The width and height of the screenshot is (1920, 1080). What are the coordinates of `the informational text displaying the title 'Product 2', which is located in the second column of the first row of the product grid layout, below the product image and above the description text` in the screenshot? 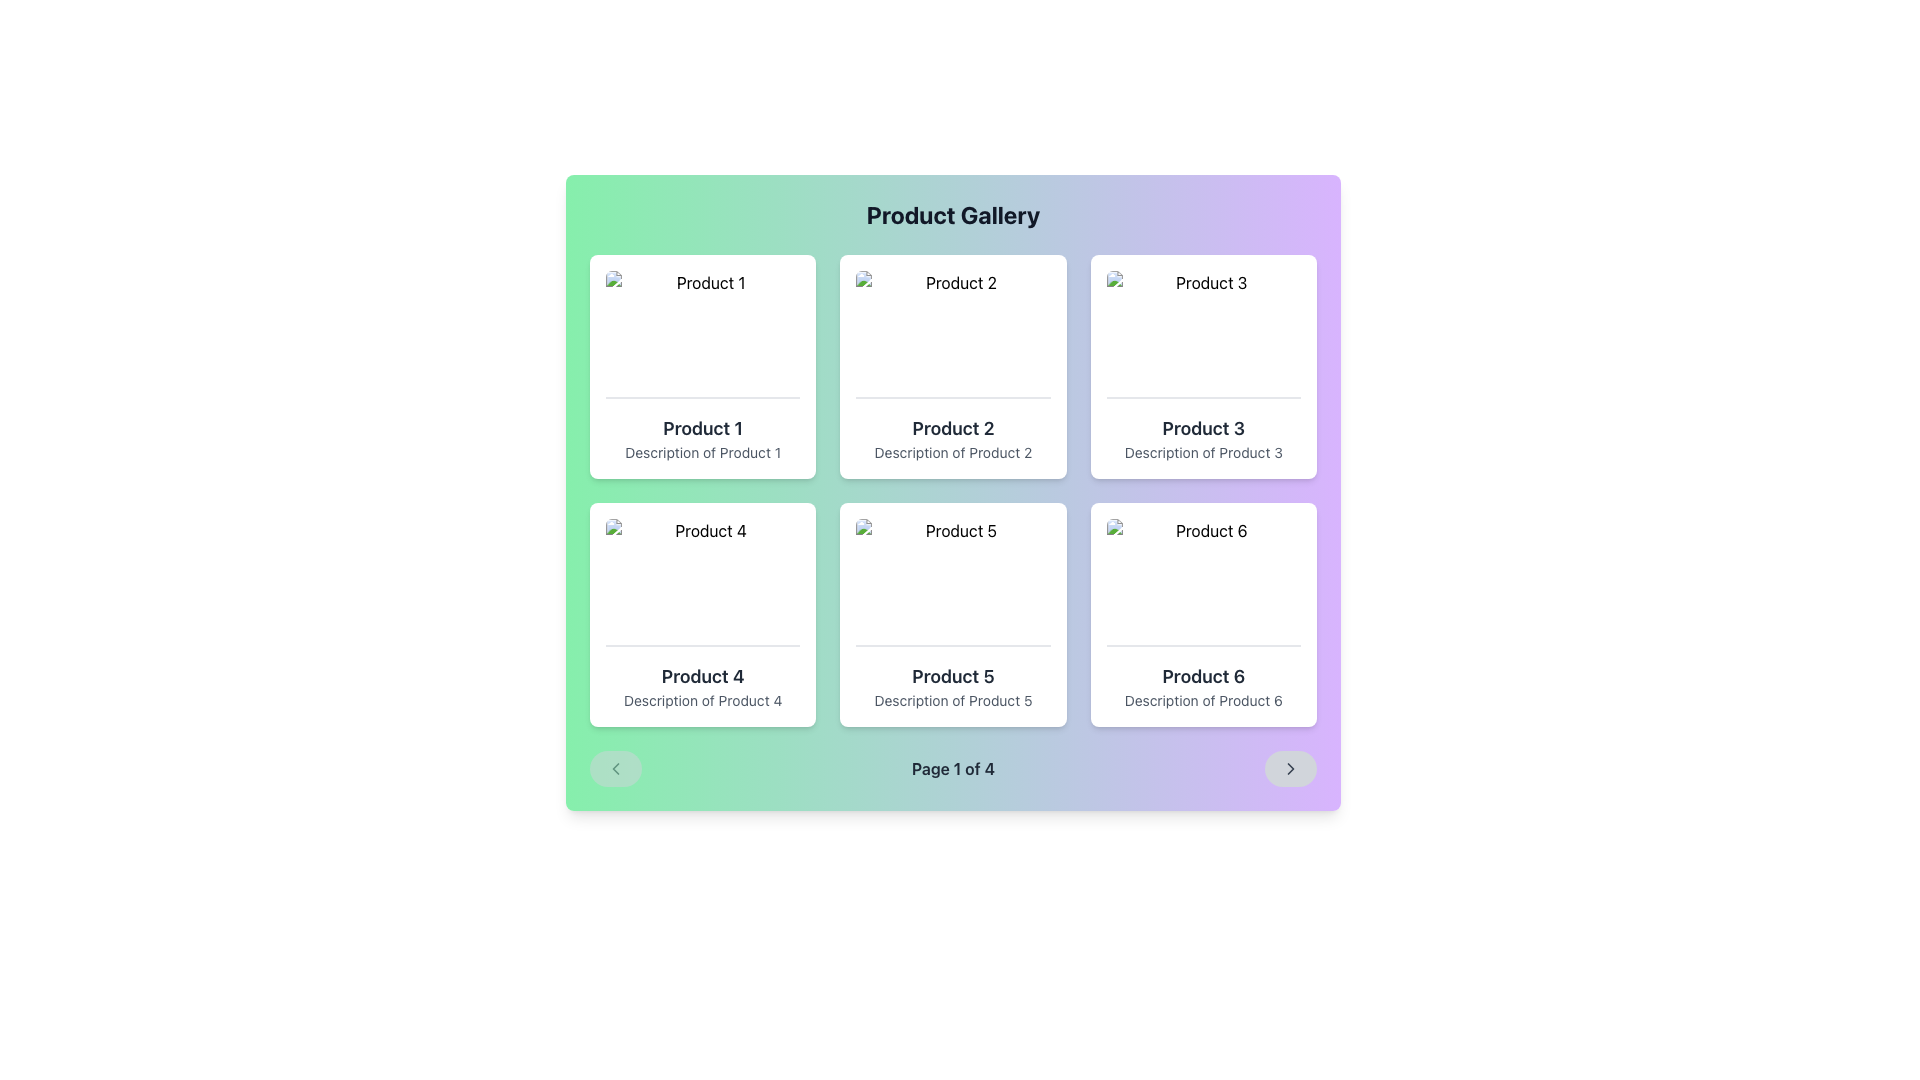 It's located at (952, 427).